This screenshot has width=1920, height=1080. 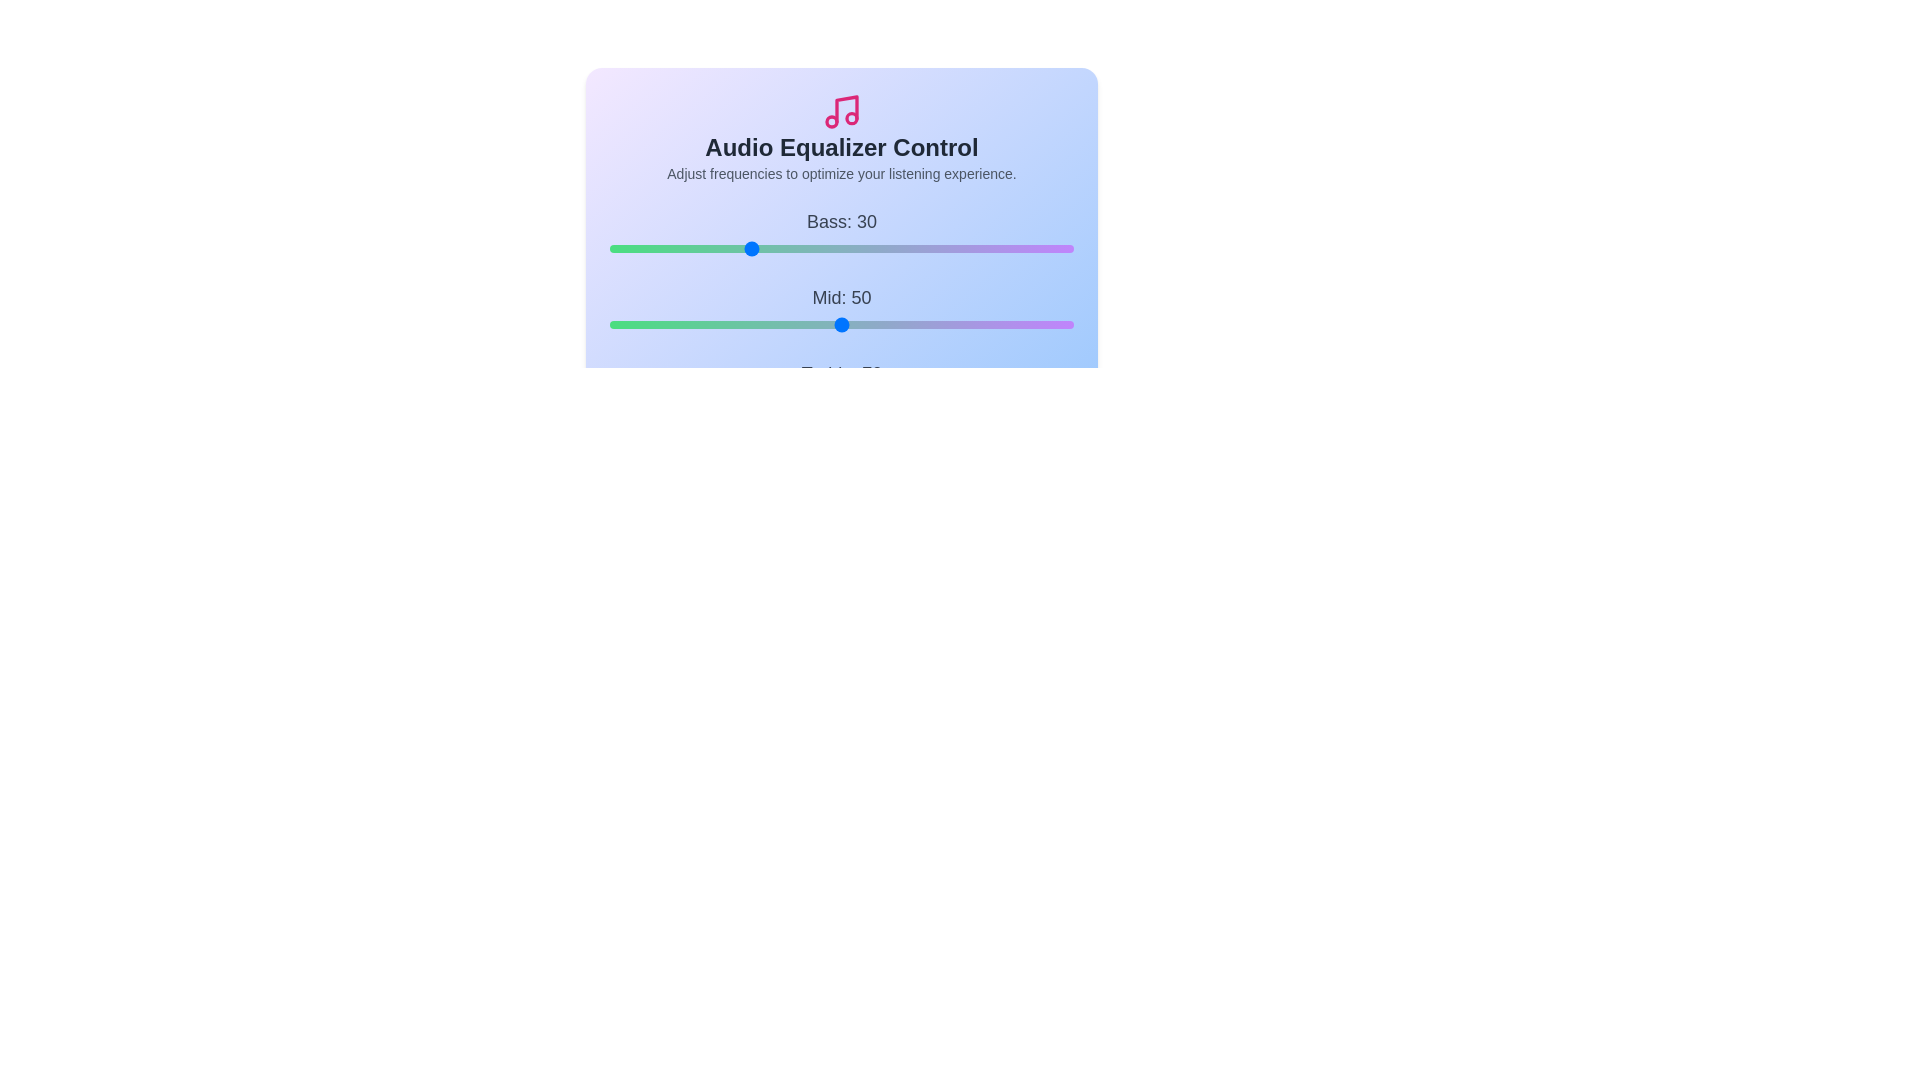 I want to click on the Bass slider to set the bass level to 83, so click(x=995, y=248).